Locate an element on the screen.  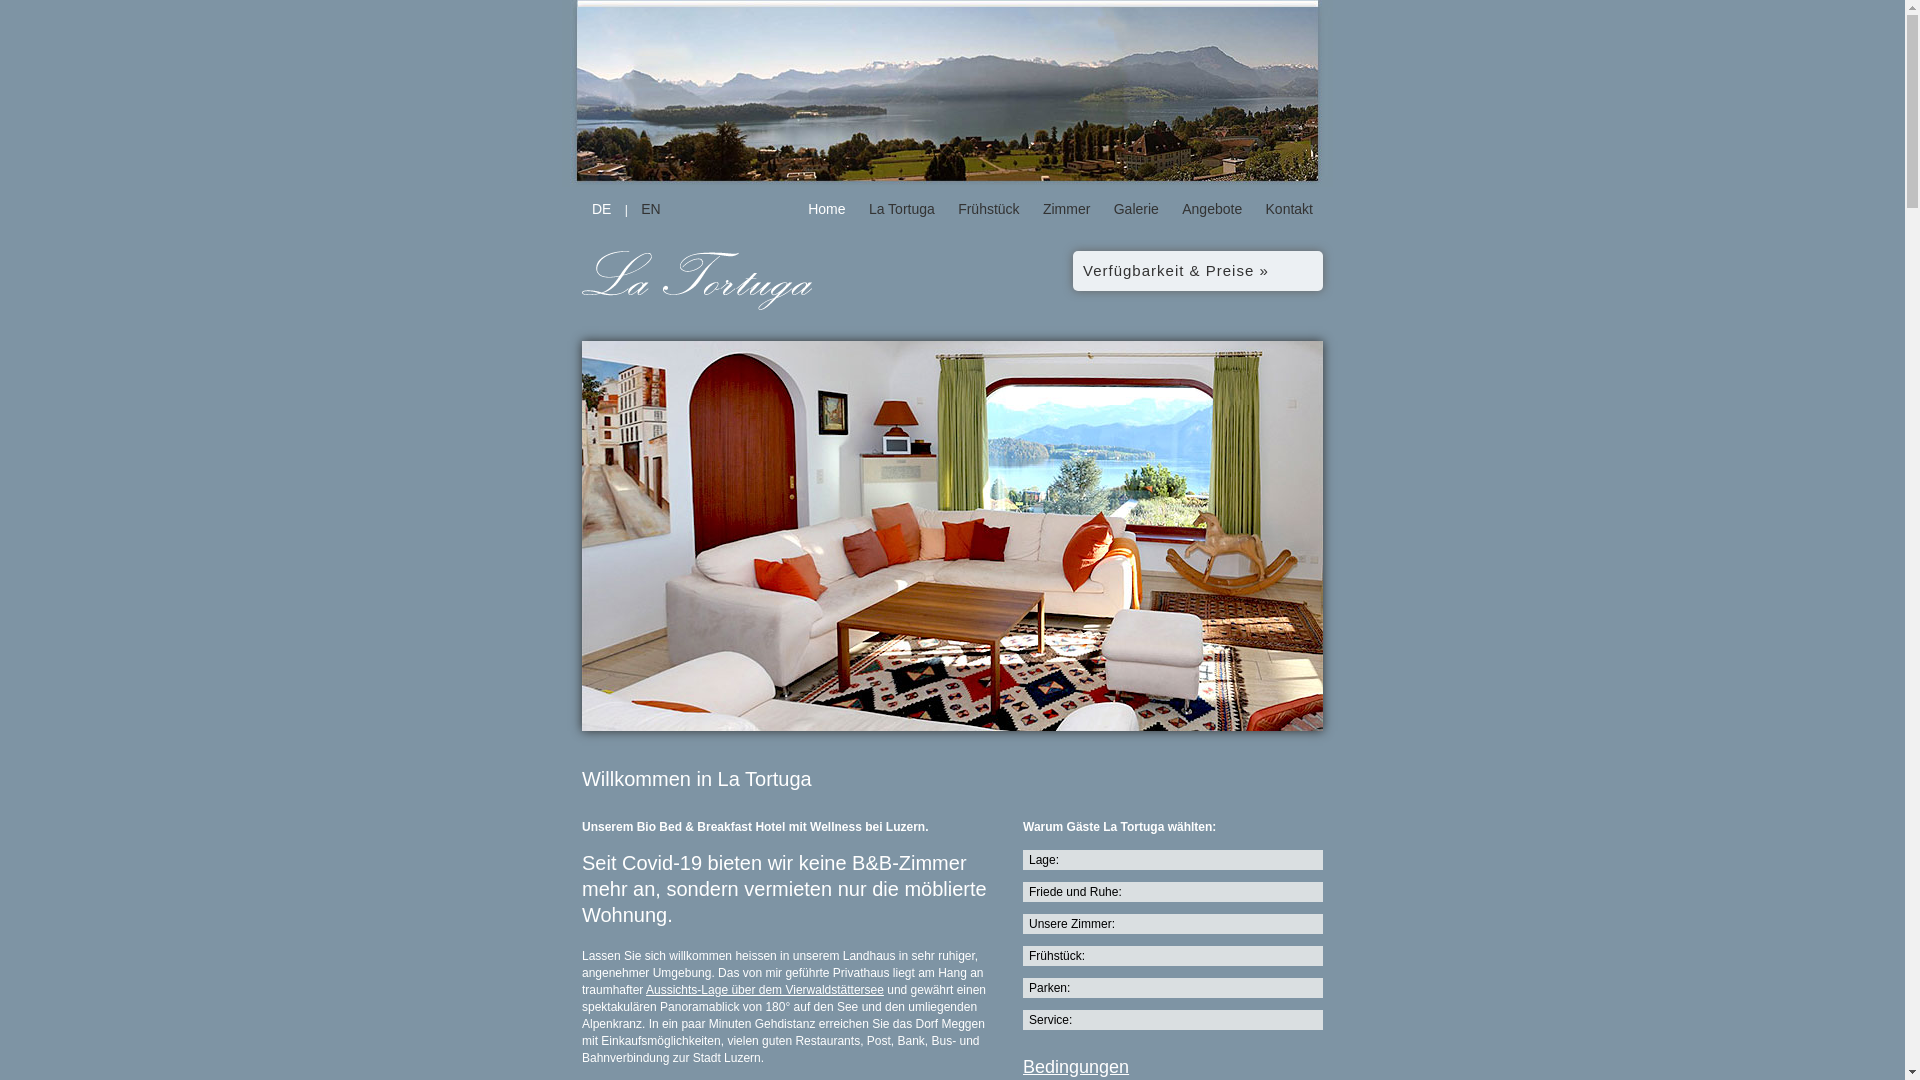
'Unsere Zimmer:' is located at coordinates (1172, 924).